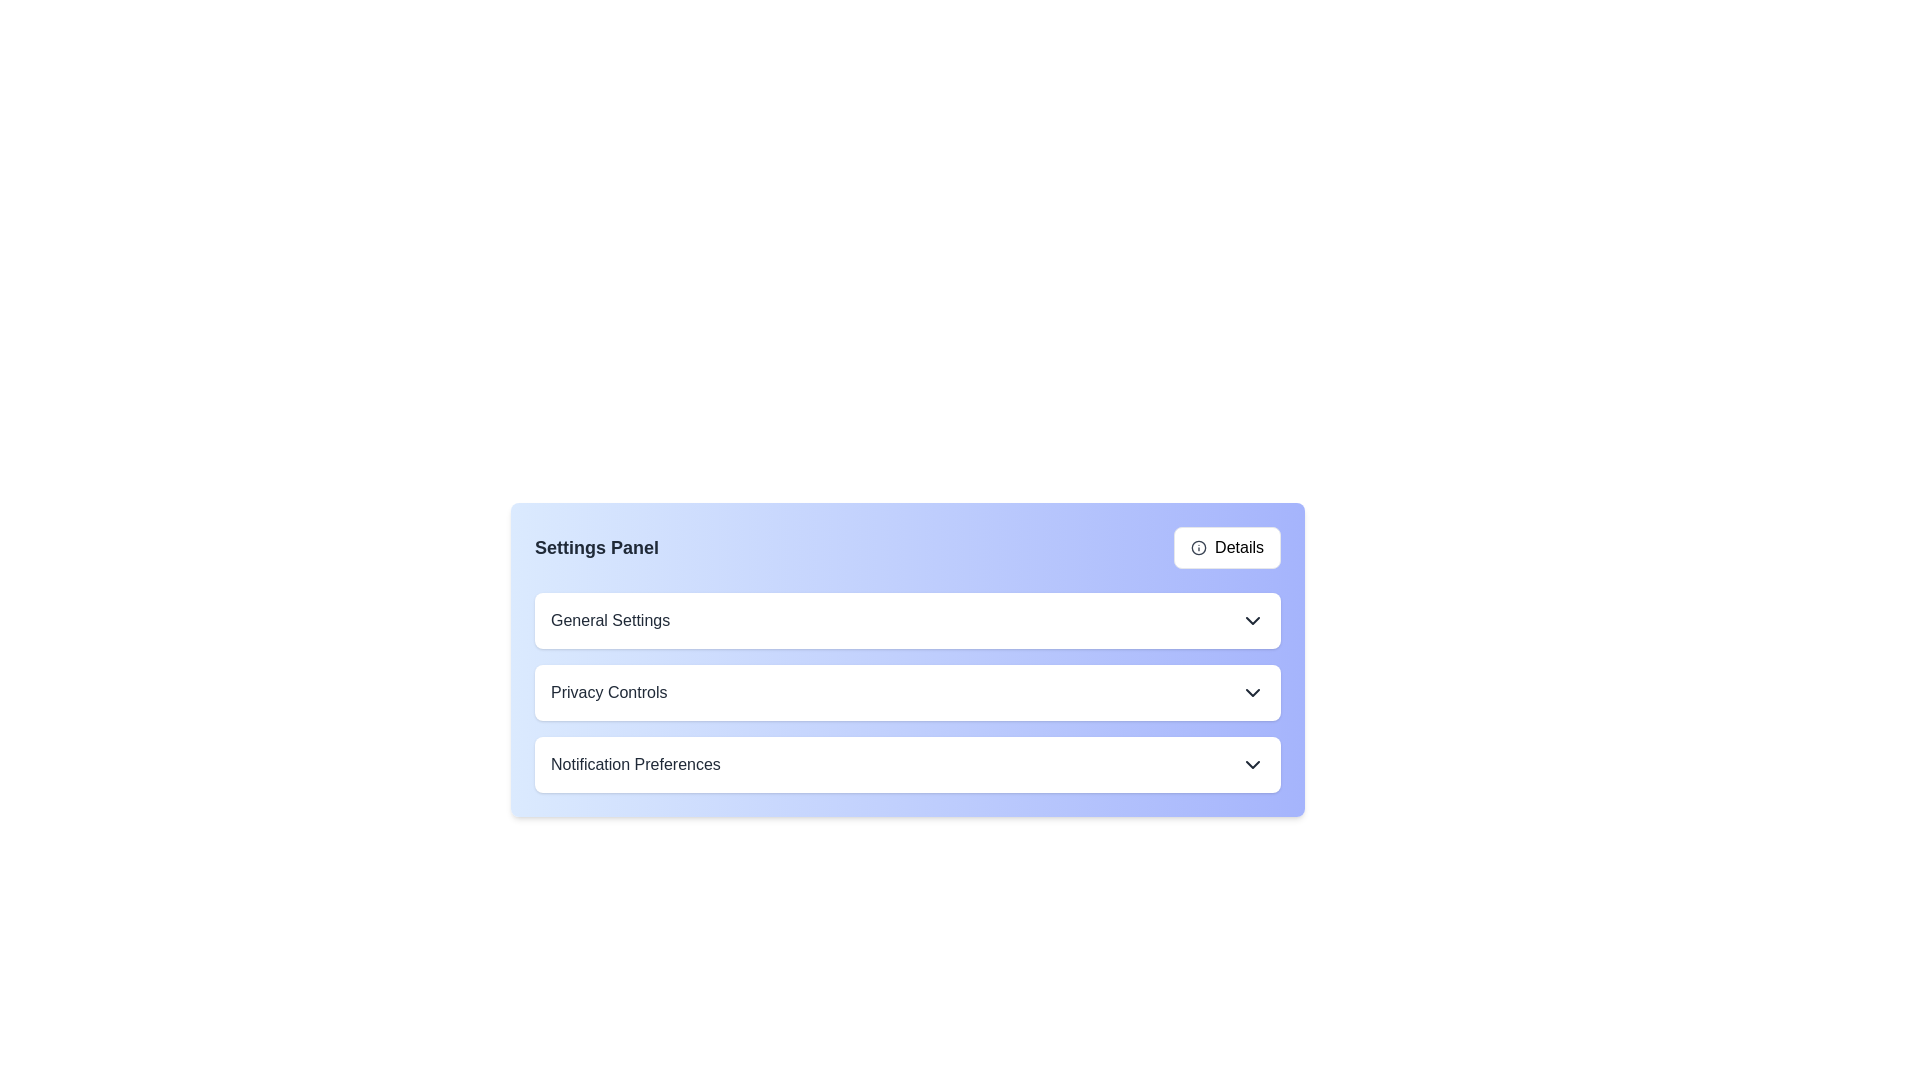 This screenshot has height=1080, width=1920. Describe the element at coordinates (608, 692) in the screenshot. I see `the privacy configuration settings label located between the 'General Settings' and 'Notification Preferences' sections in the settings panel` at that location.